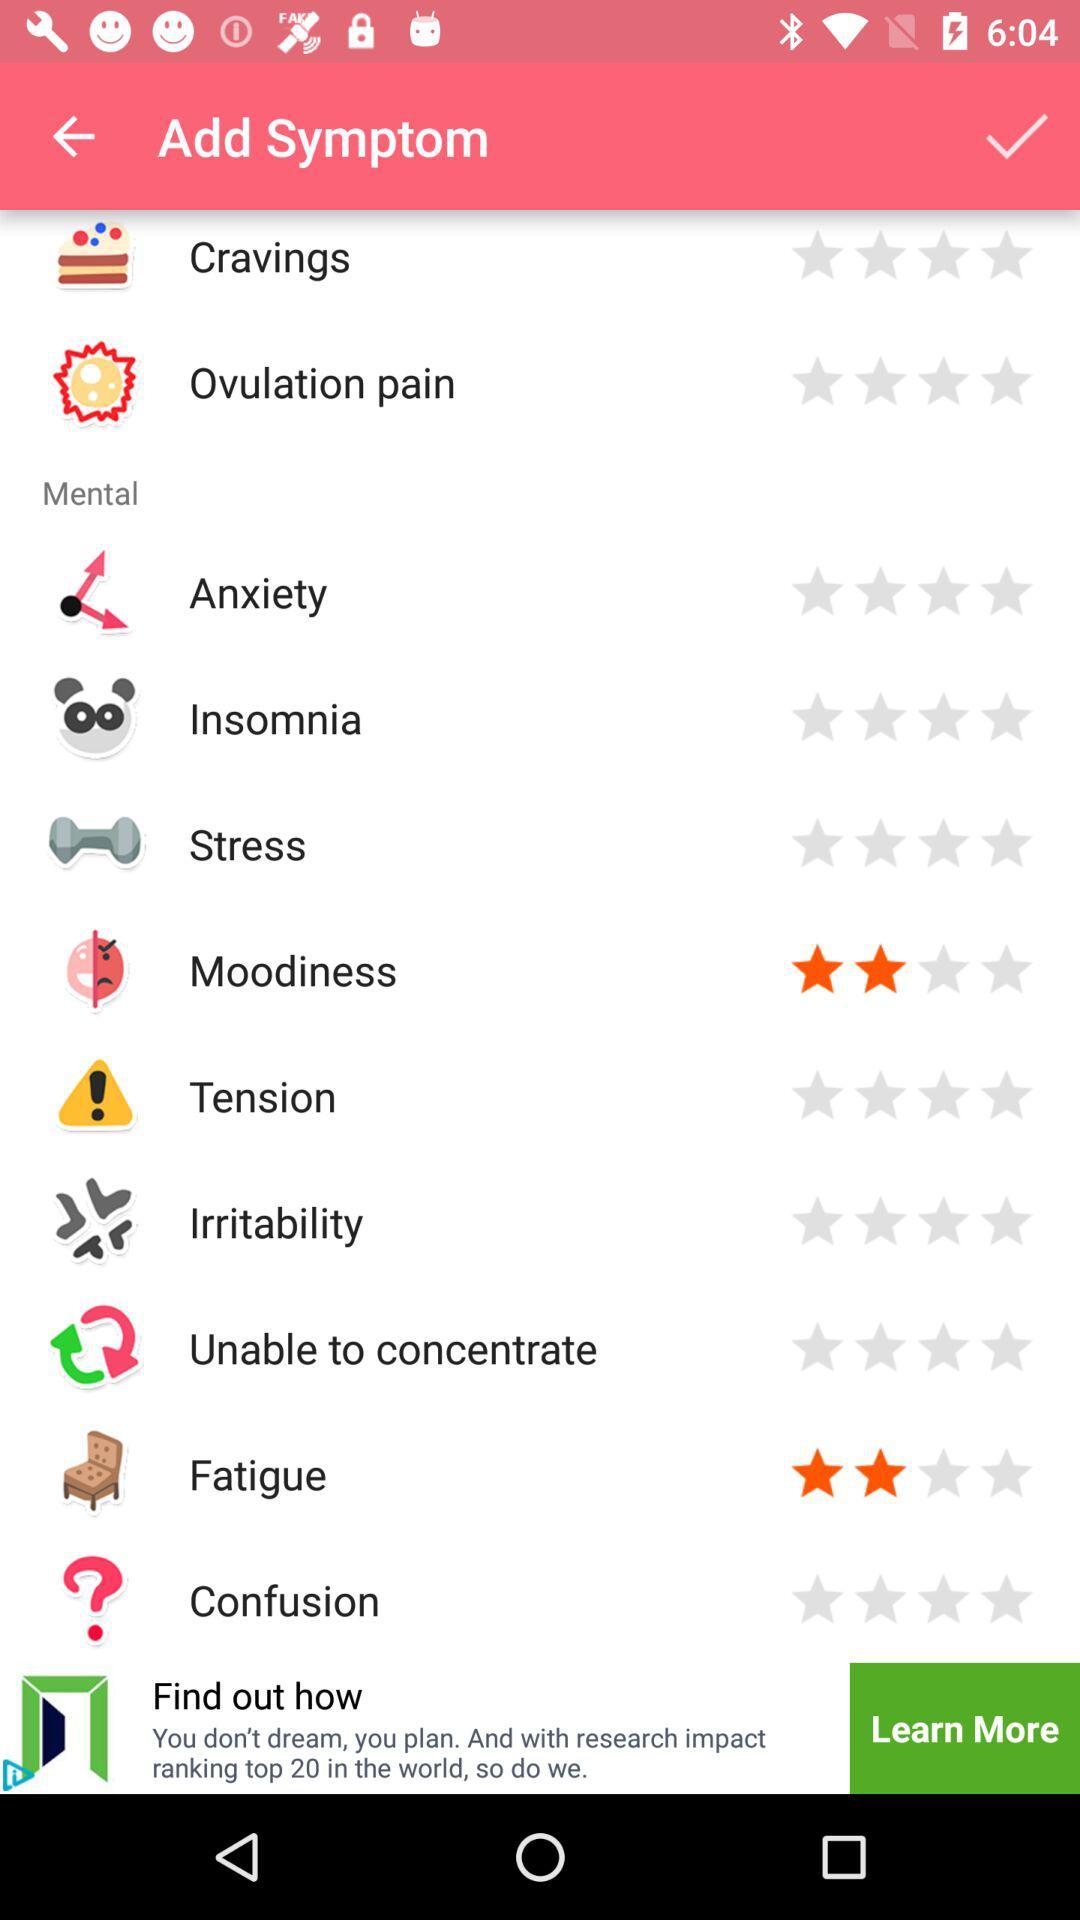  Describe the element at coordinates (879, 1347) in the screenshot. I see `assign star rating` at that location.